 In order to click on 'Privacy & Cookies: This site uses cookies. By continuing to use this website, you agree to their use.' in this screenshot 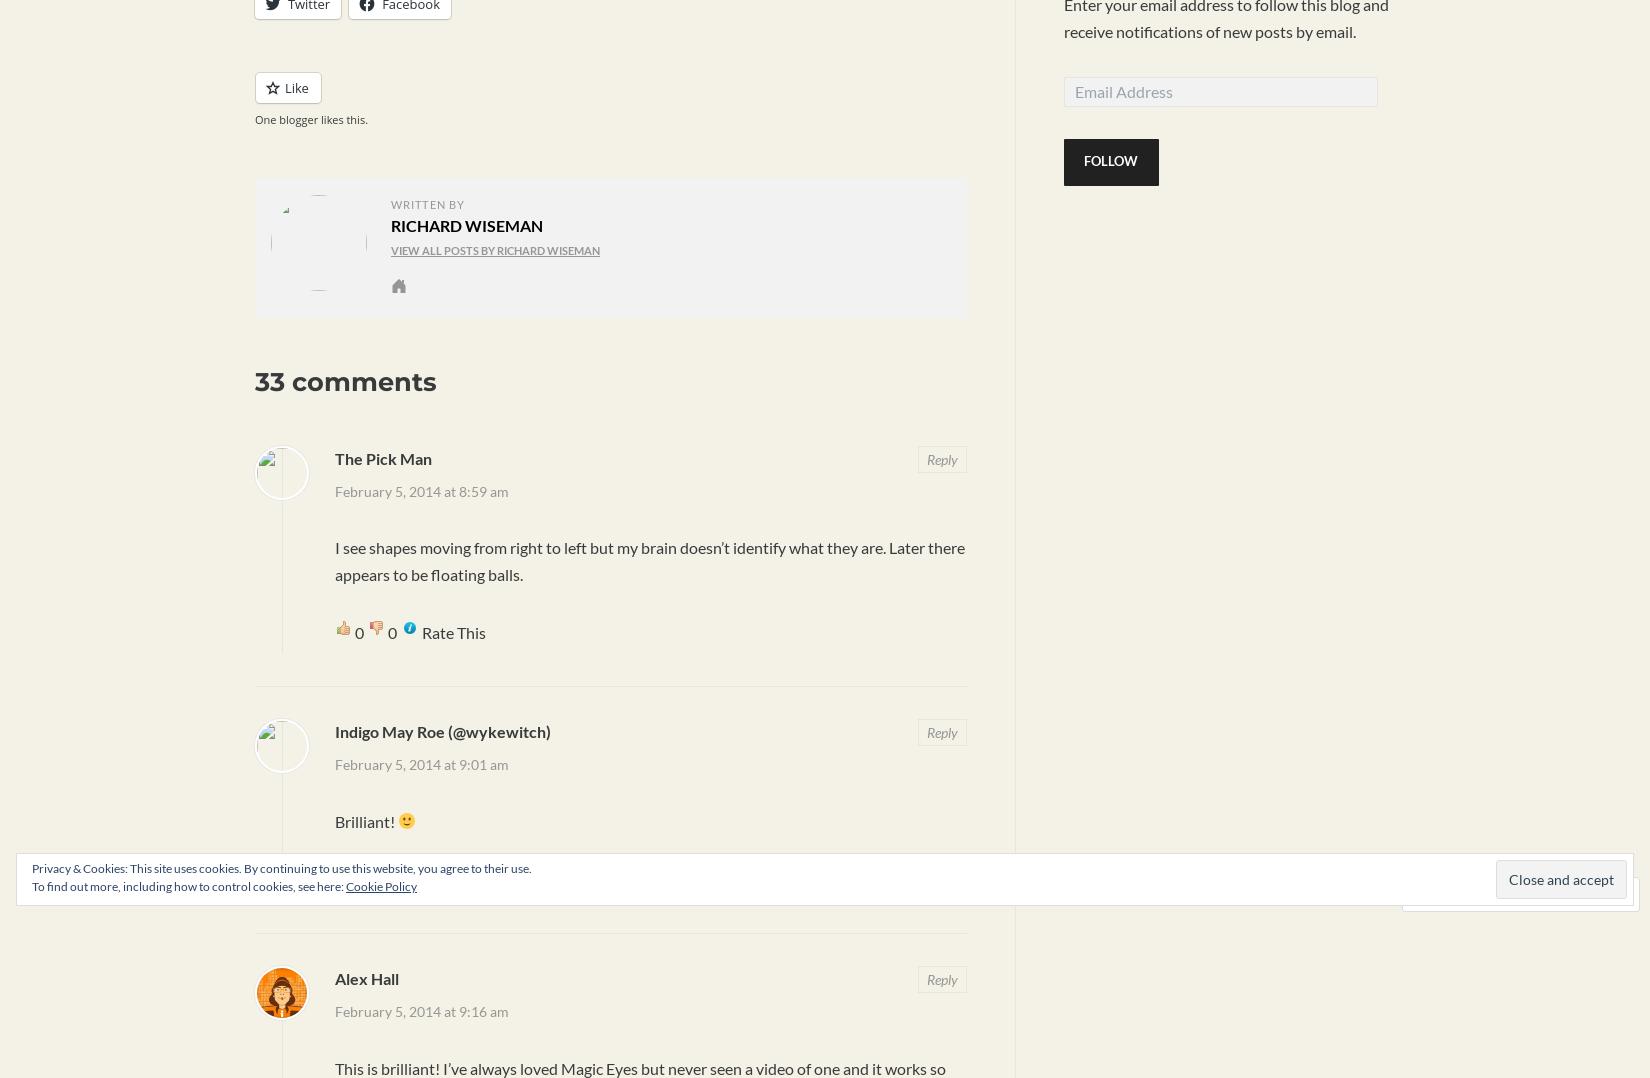, I will do `click(281, 867)`.